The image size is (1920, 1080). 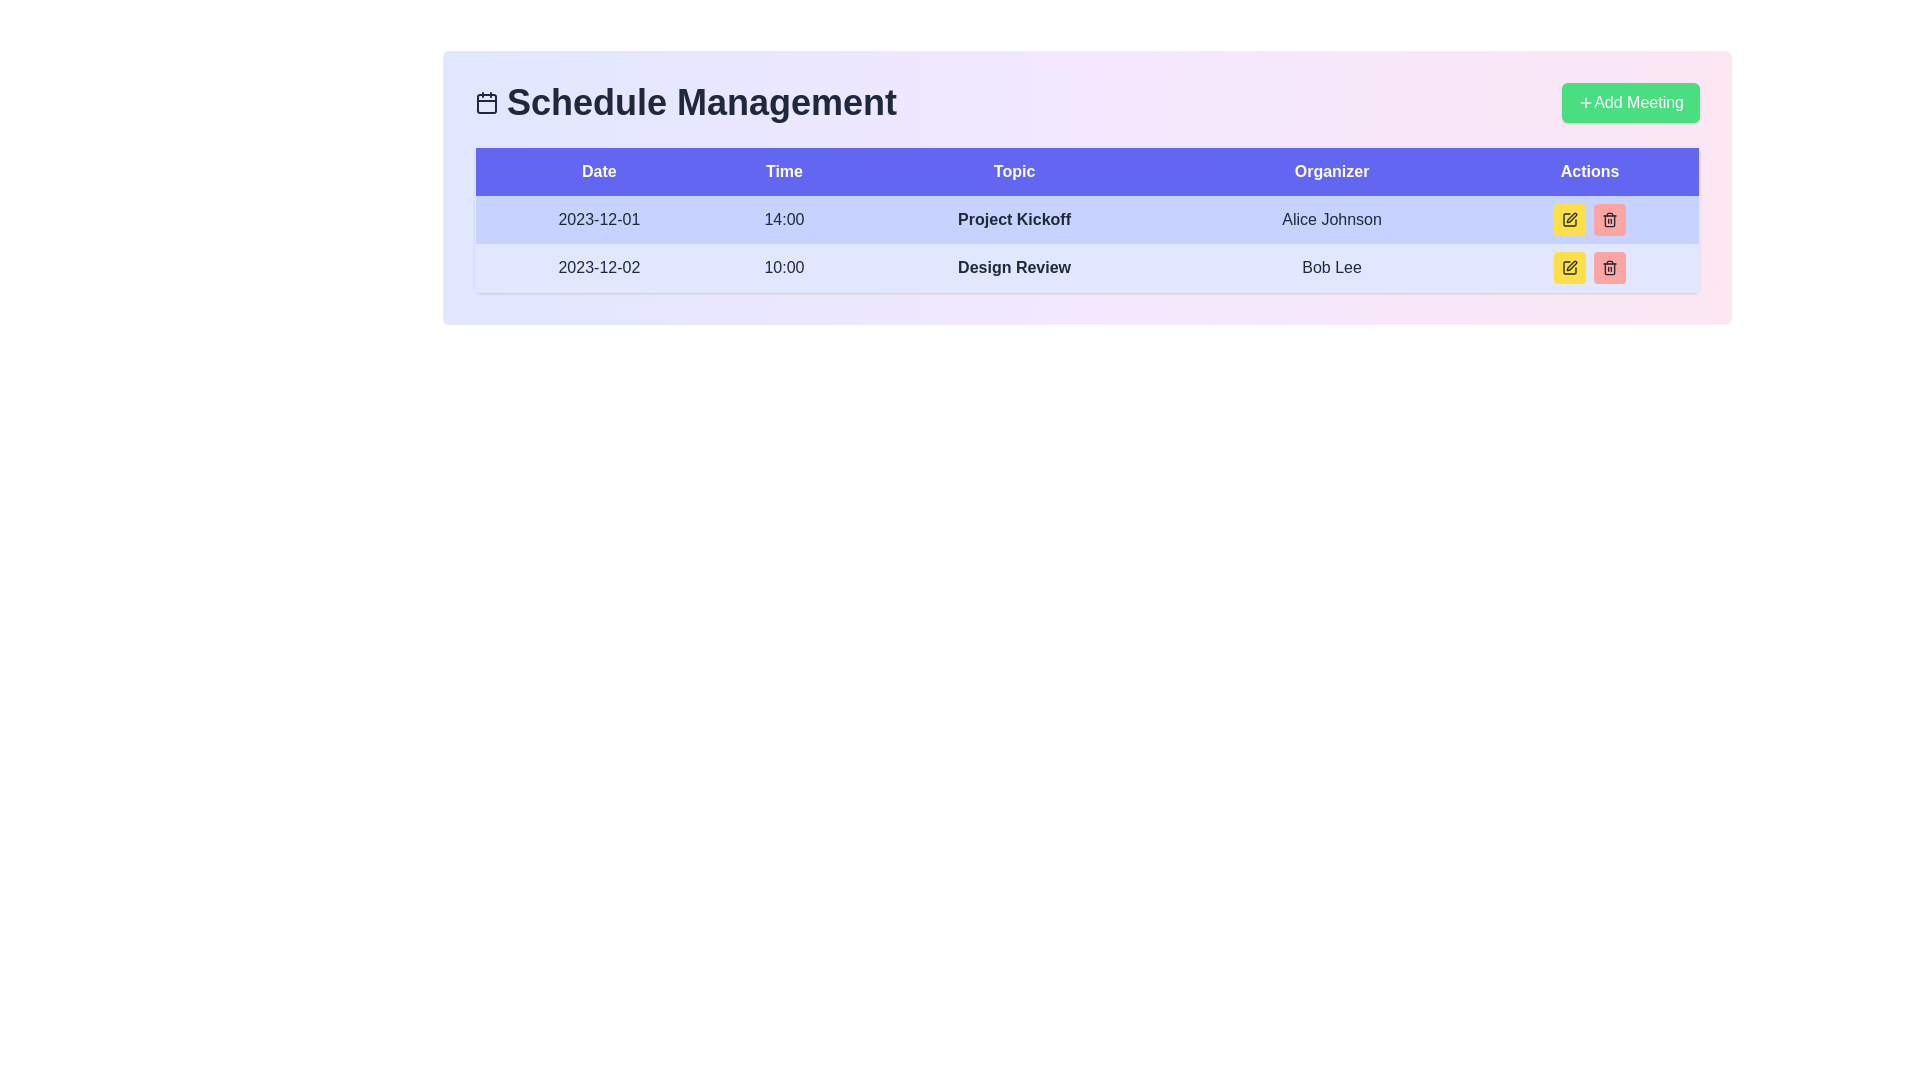 What do you see at coordinates (1568, 266) in the screenshot?
I see `the 'Edit' button in the 'Actions' column of the second row in the table under 'Schedule Management' to observe the hover effect` at bounding box center [1568, 266].